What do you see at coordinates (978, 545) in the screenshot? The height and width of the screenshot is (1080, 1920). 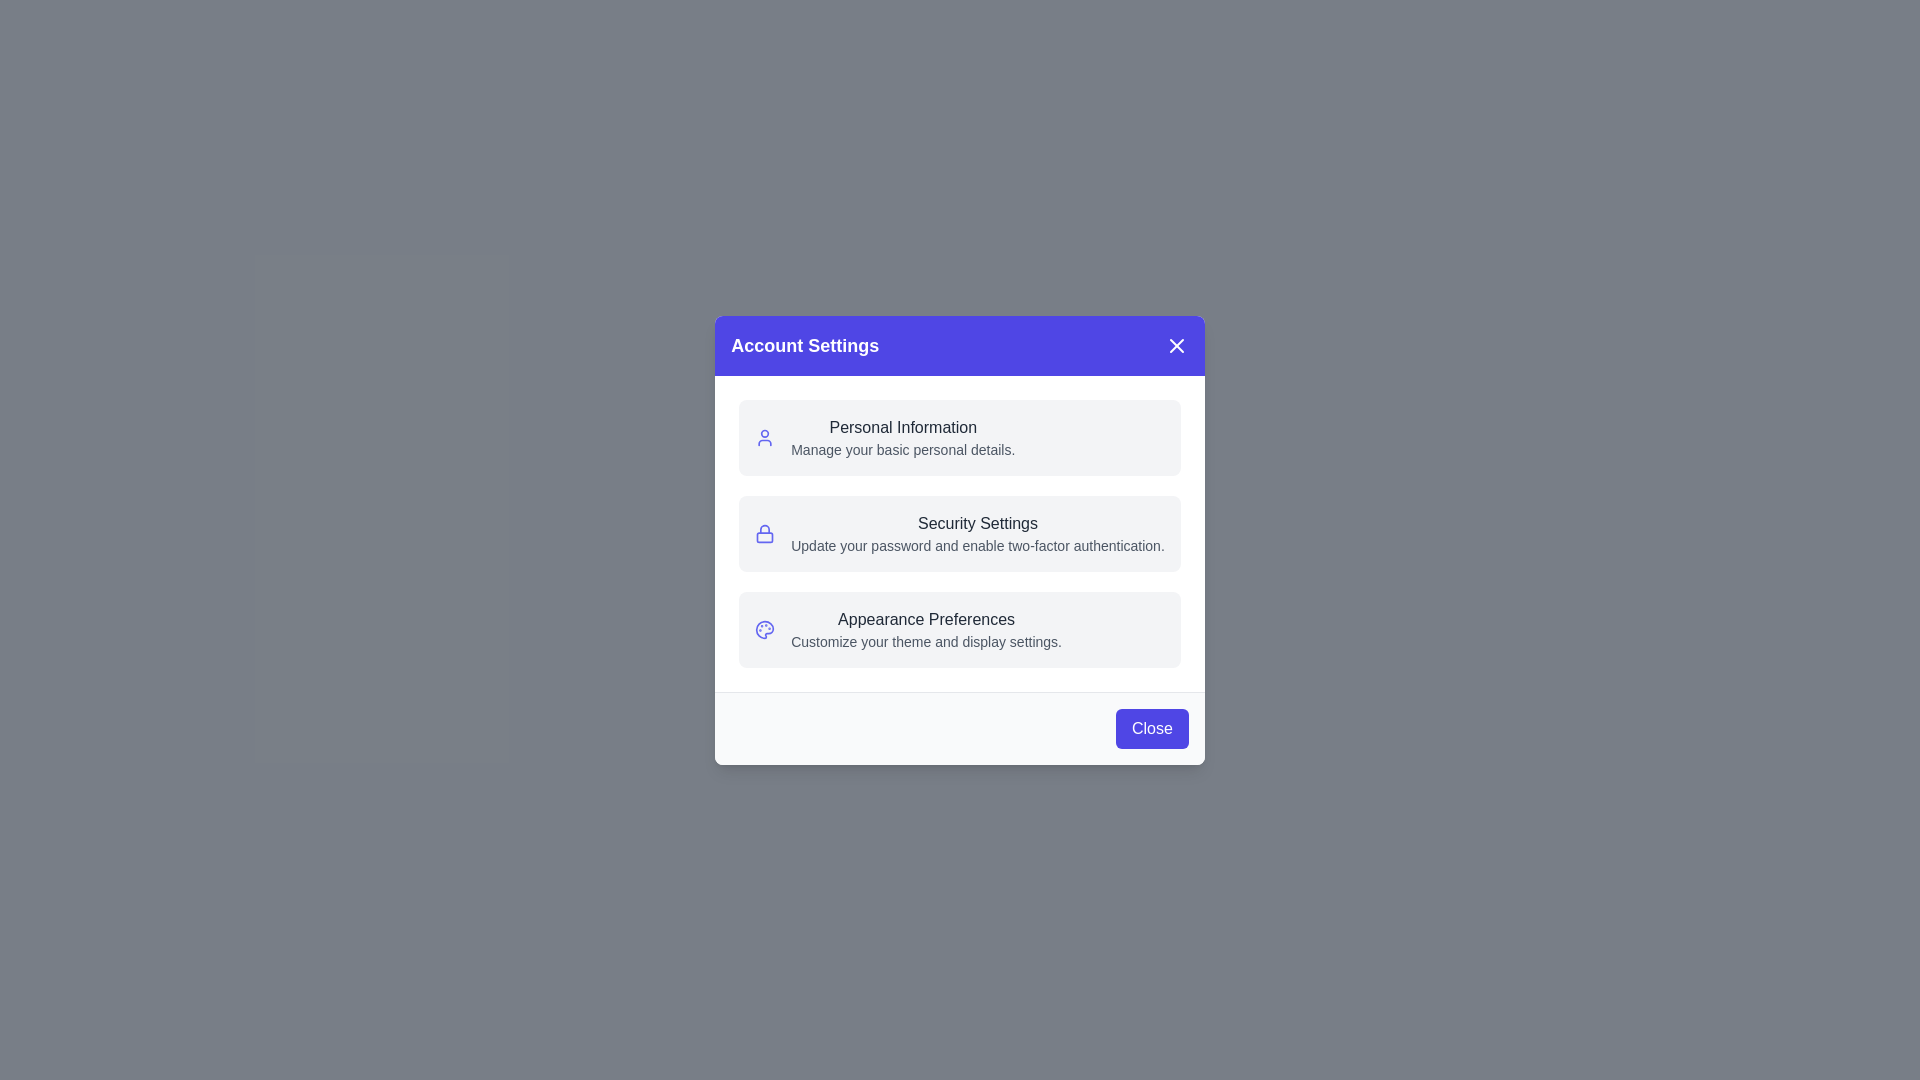 I see `the descriptive Text label for the 'Security Settings' section, which provides information on managing settings in the modal dialog` at bounding box center [978, 545].